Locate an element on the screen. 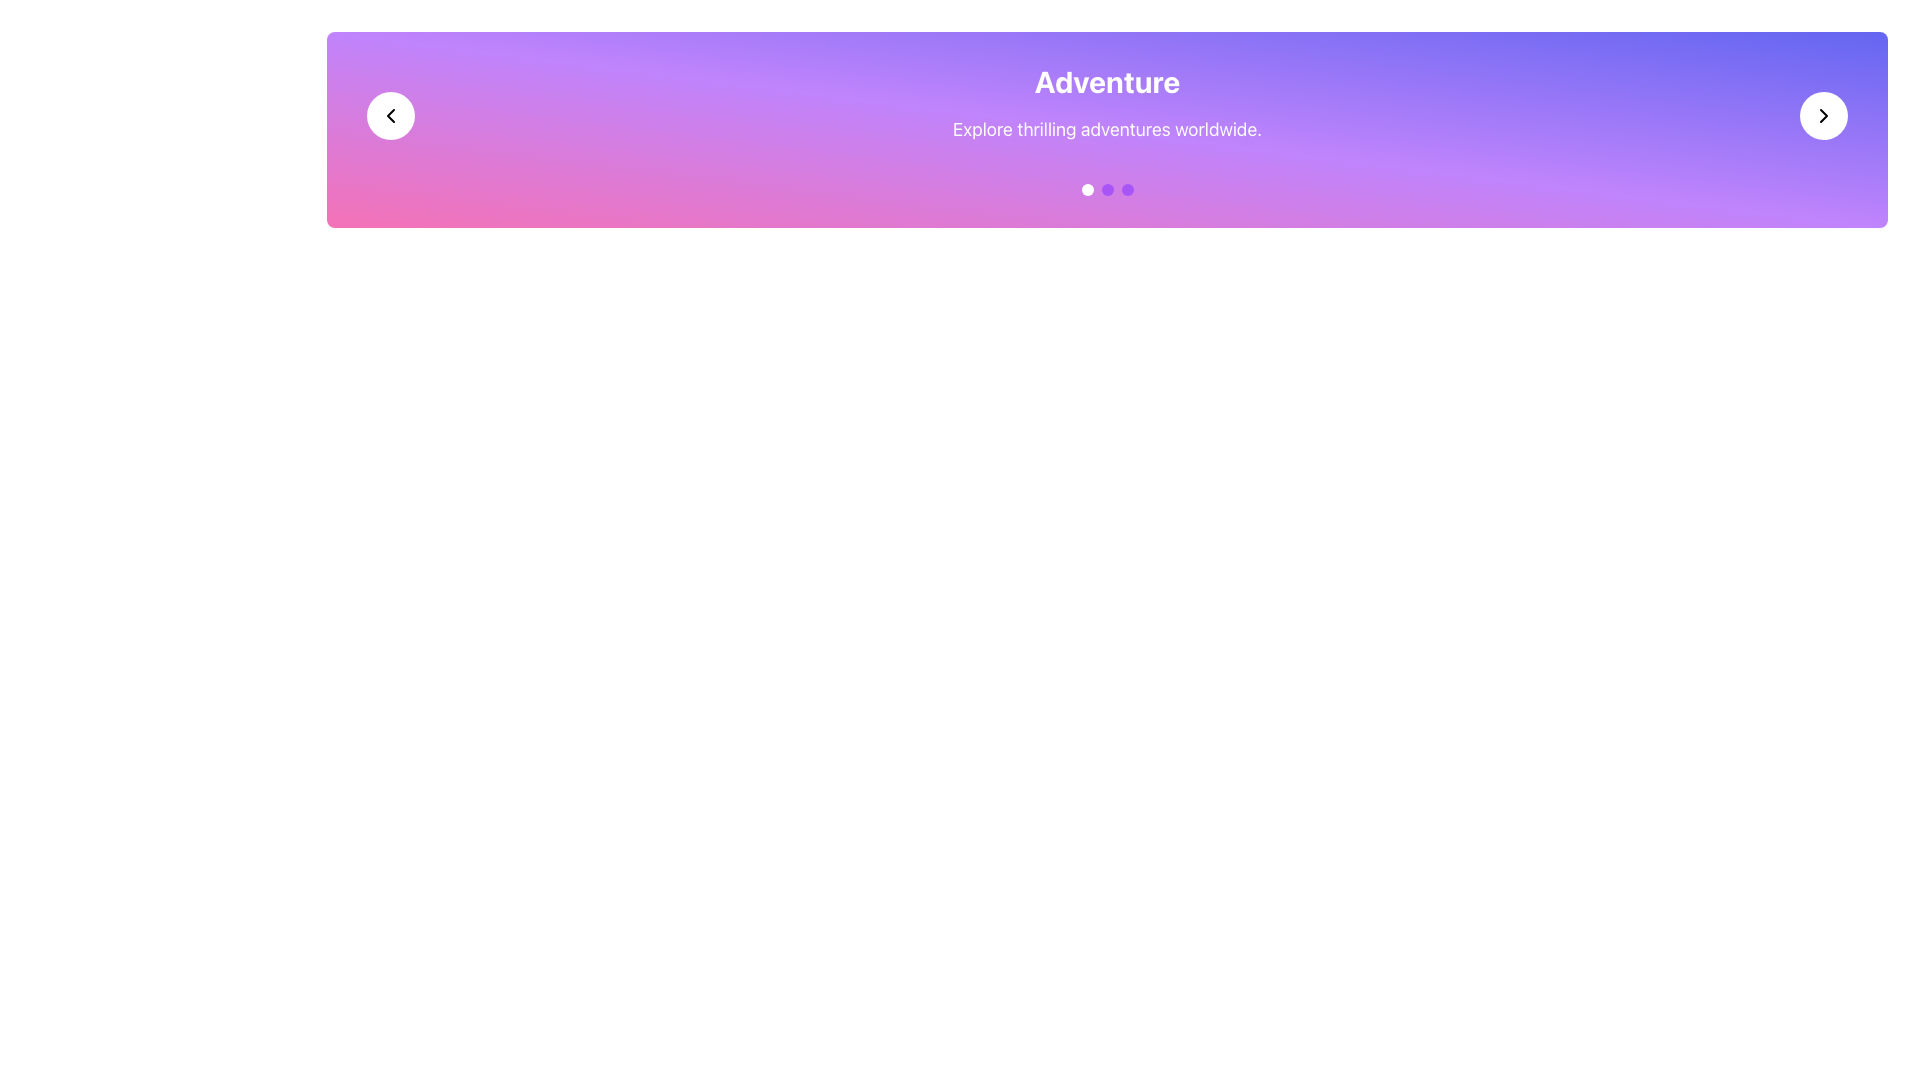  the center circular indicator of the Pagination Indicator is located at coordinates (1106, 189).